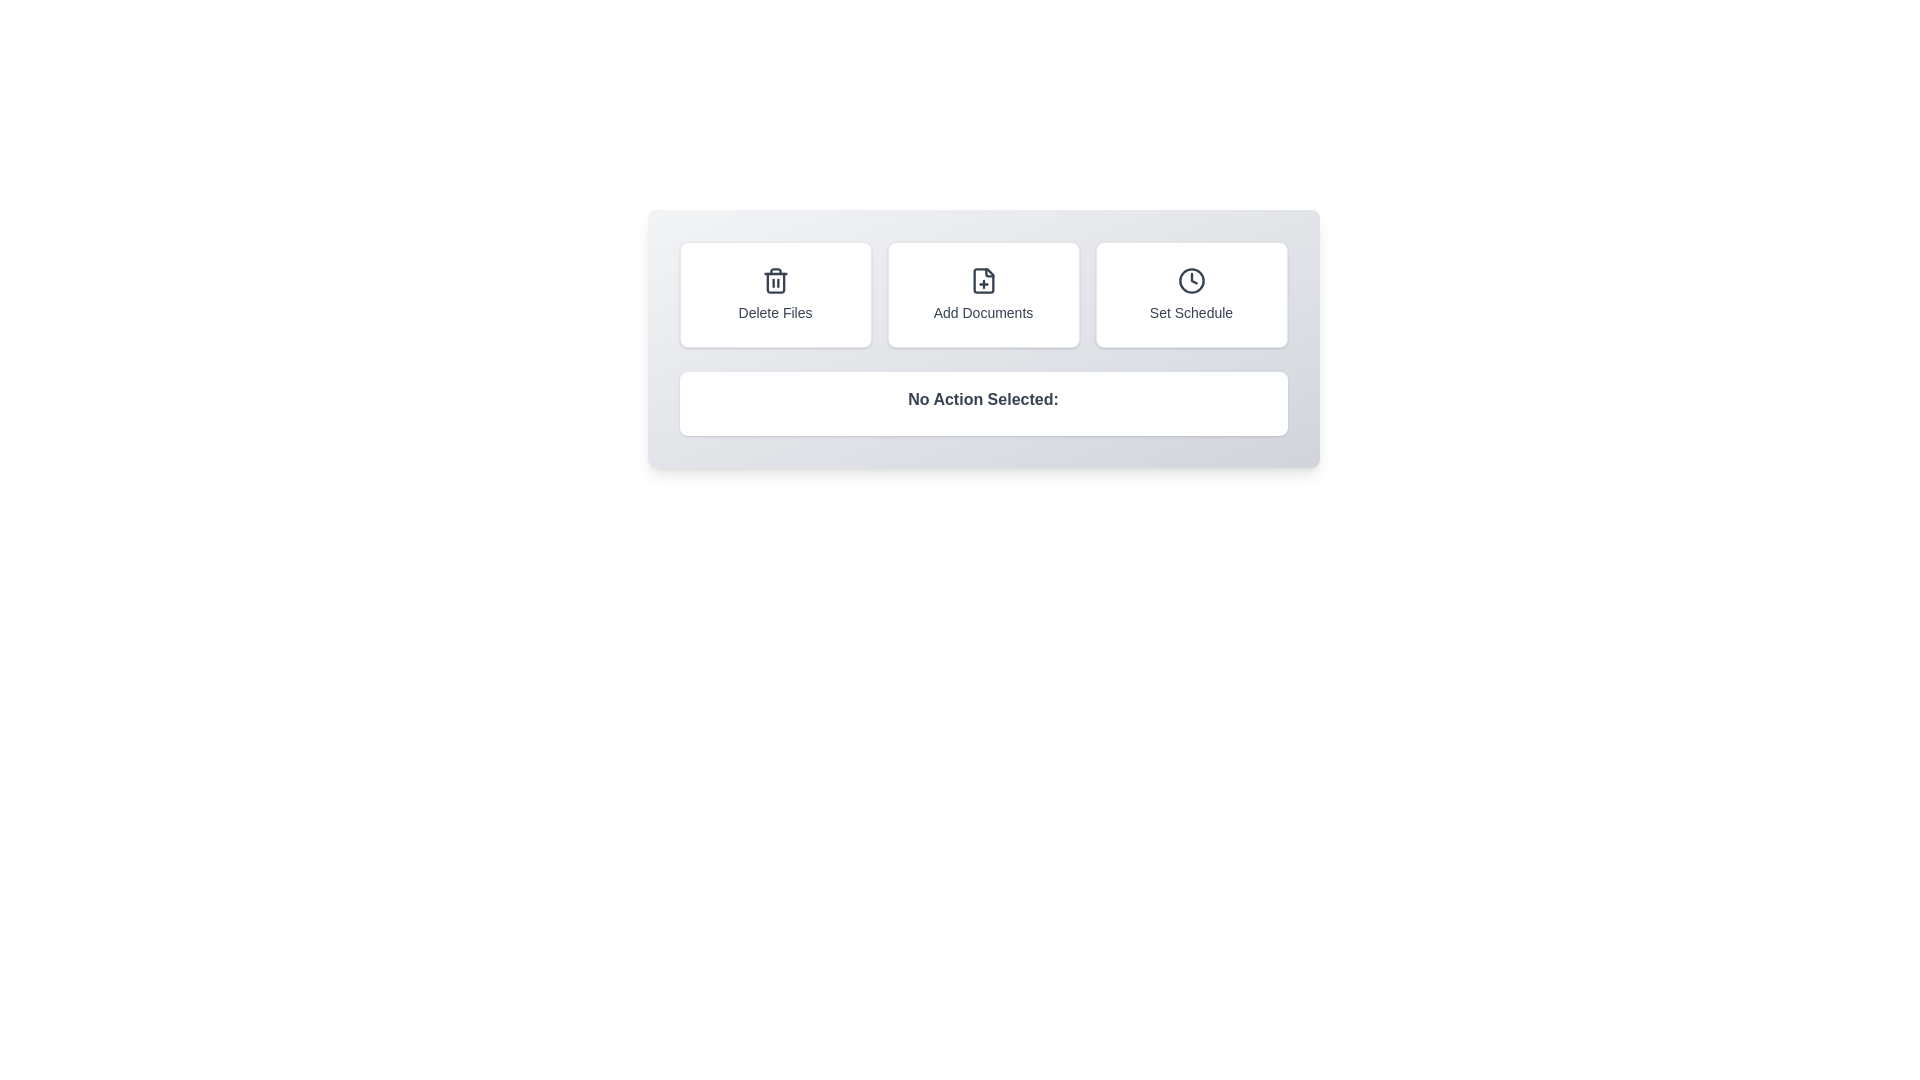  What do you see at coordinates (983, 281) in the screenshot?
I see `the icon representing the action of adding documents, which is located between the 'Delete Files' button and the 'Set Schedule' button` at bounding box center [983, 281].